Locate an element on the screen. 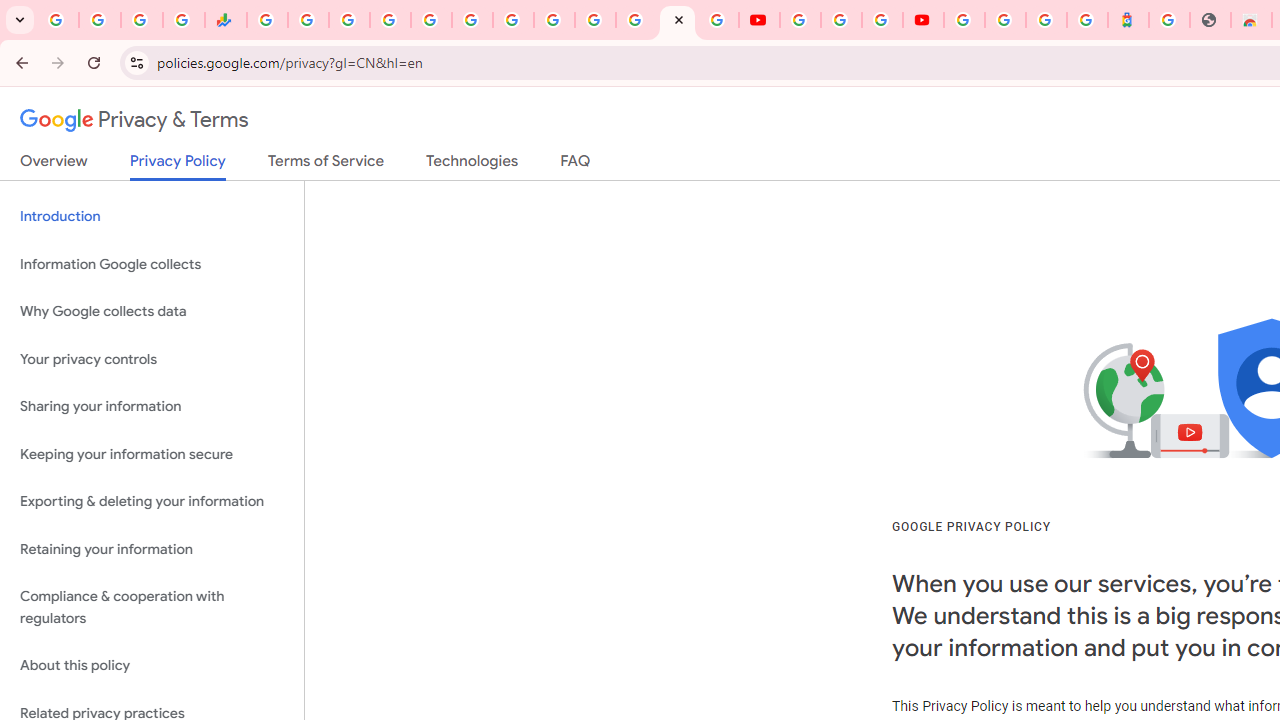  'Sign in - Google Accounts' is located at coordinates (1005, 20).